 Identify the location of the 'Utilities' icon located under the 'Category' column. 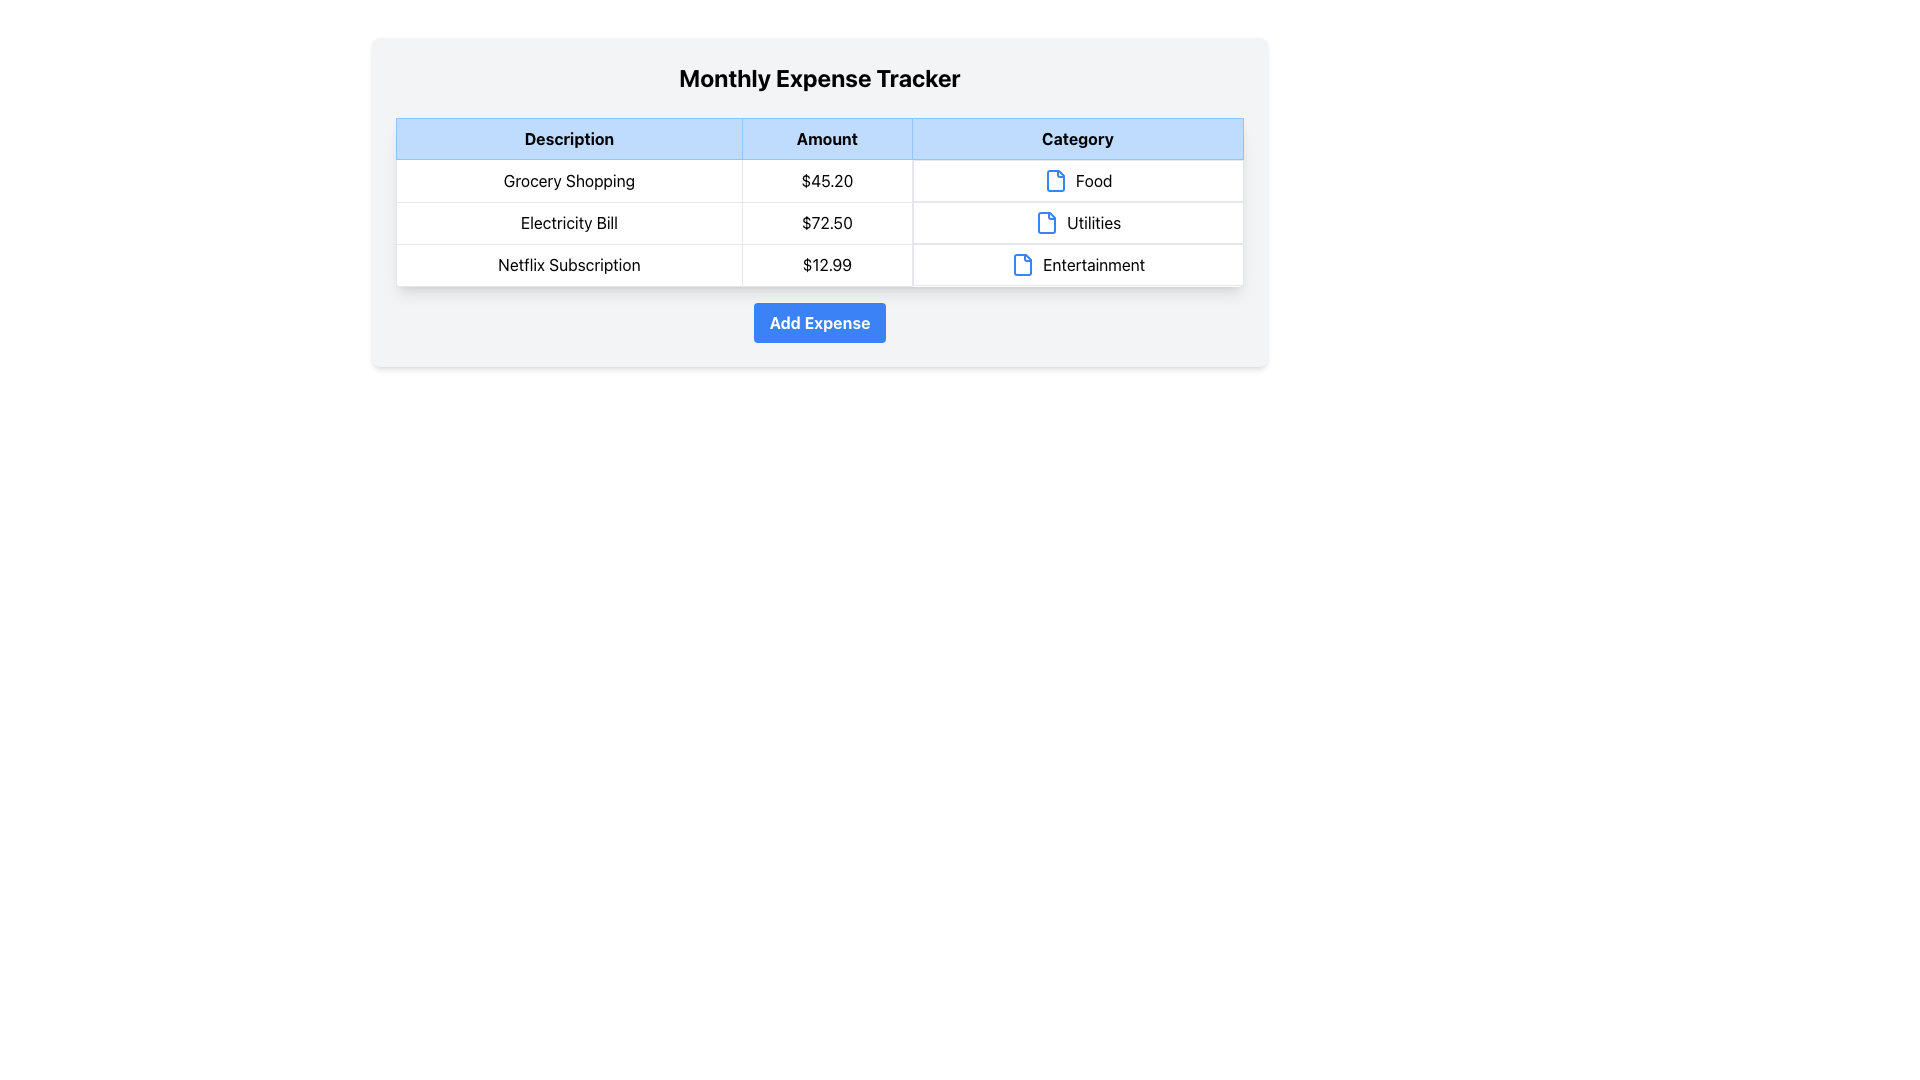
(1046, 223).